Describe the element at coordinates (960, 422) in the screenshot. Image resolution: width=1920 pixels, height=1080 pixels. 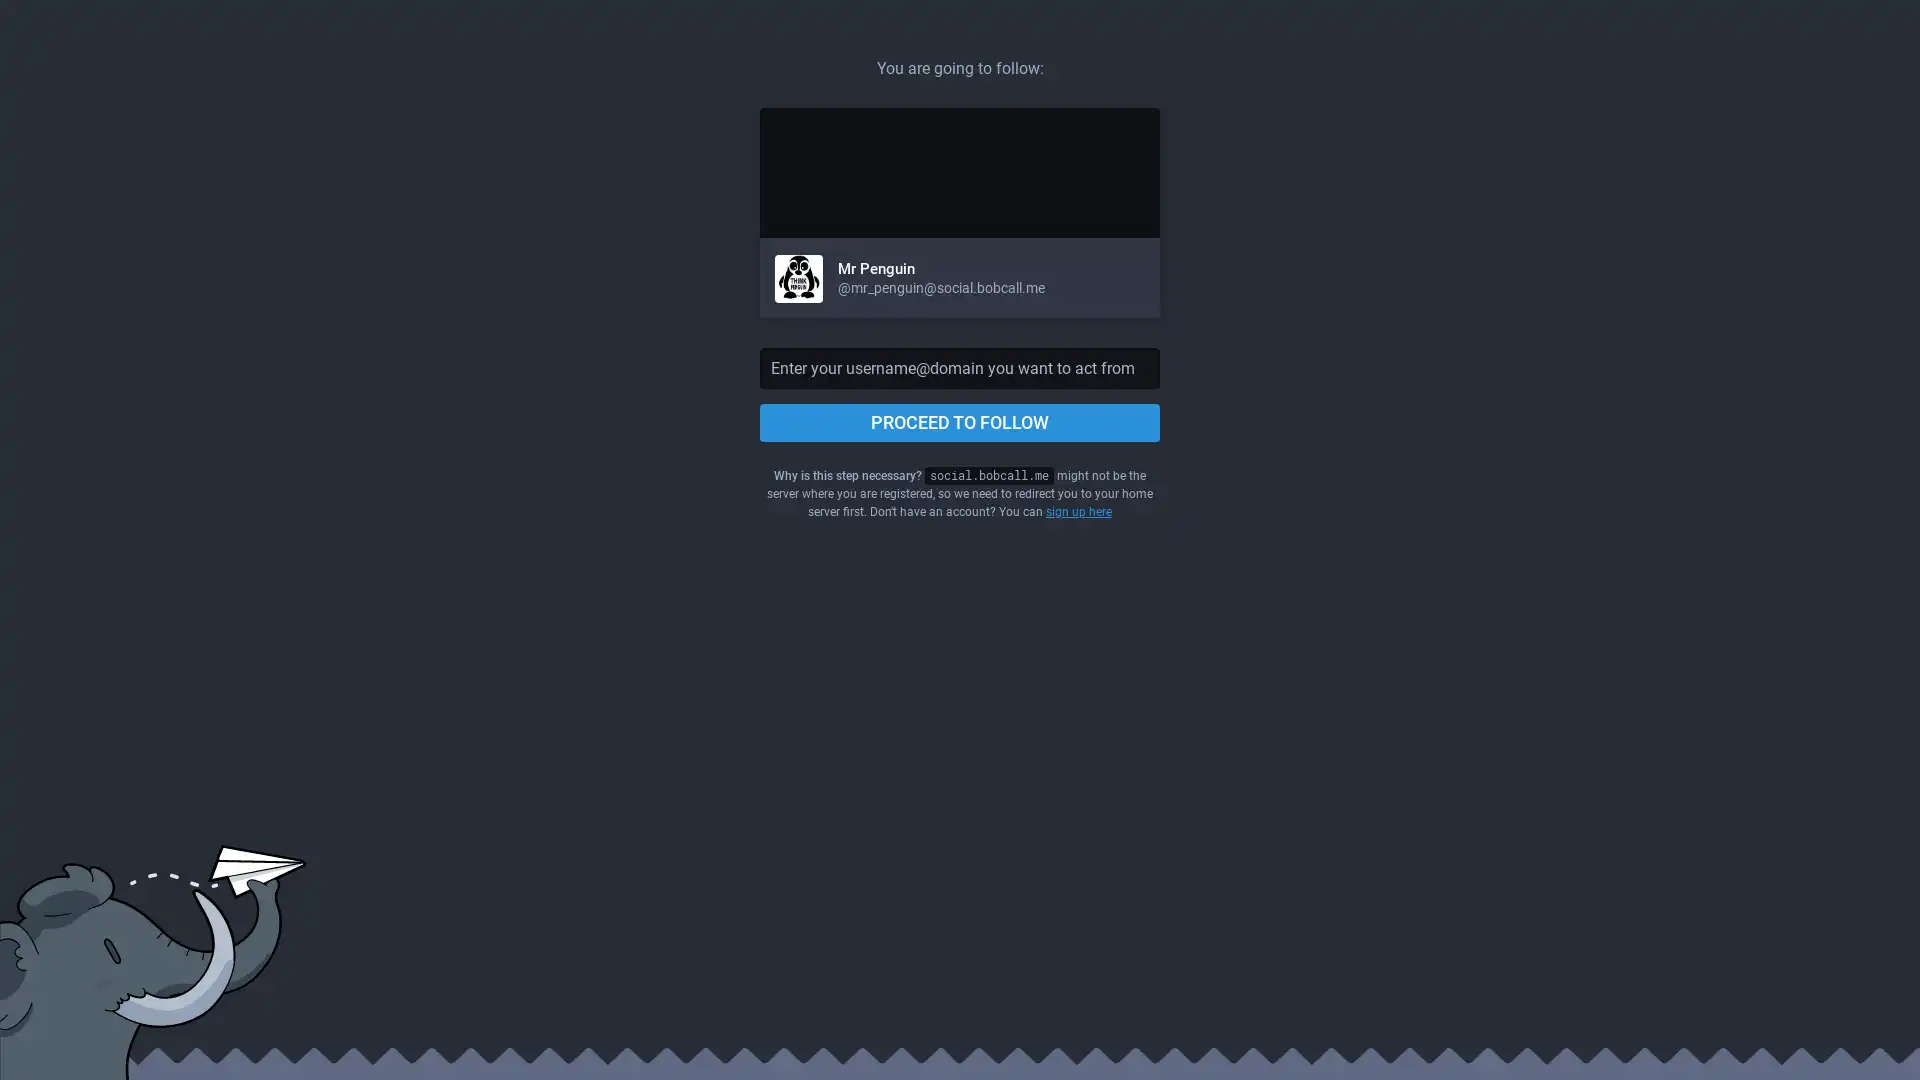
I see `PROCEED TO FOLLOW` at that location.